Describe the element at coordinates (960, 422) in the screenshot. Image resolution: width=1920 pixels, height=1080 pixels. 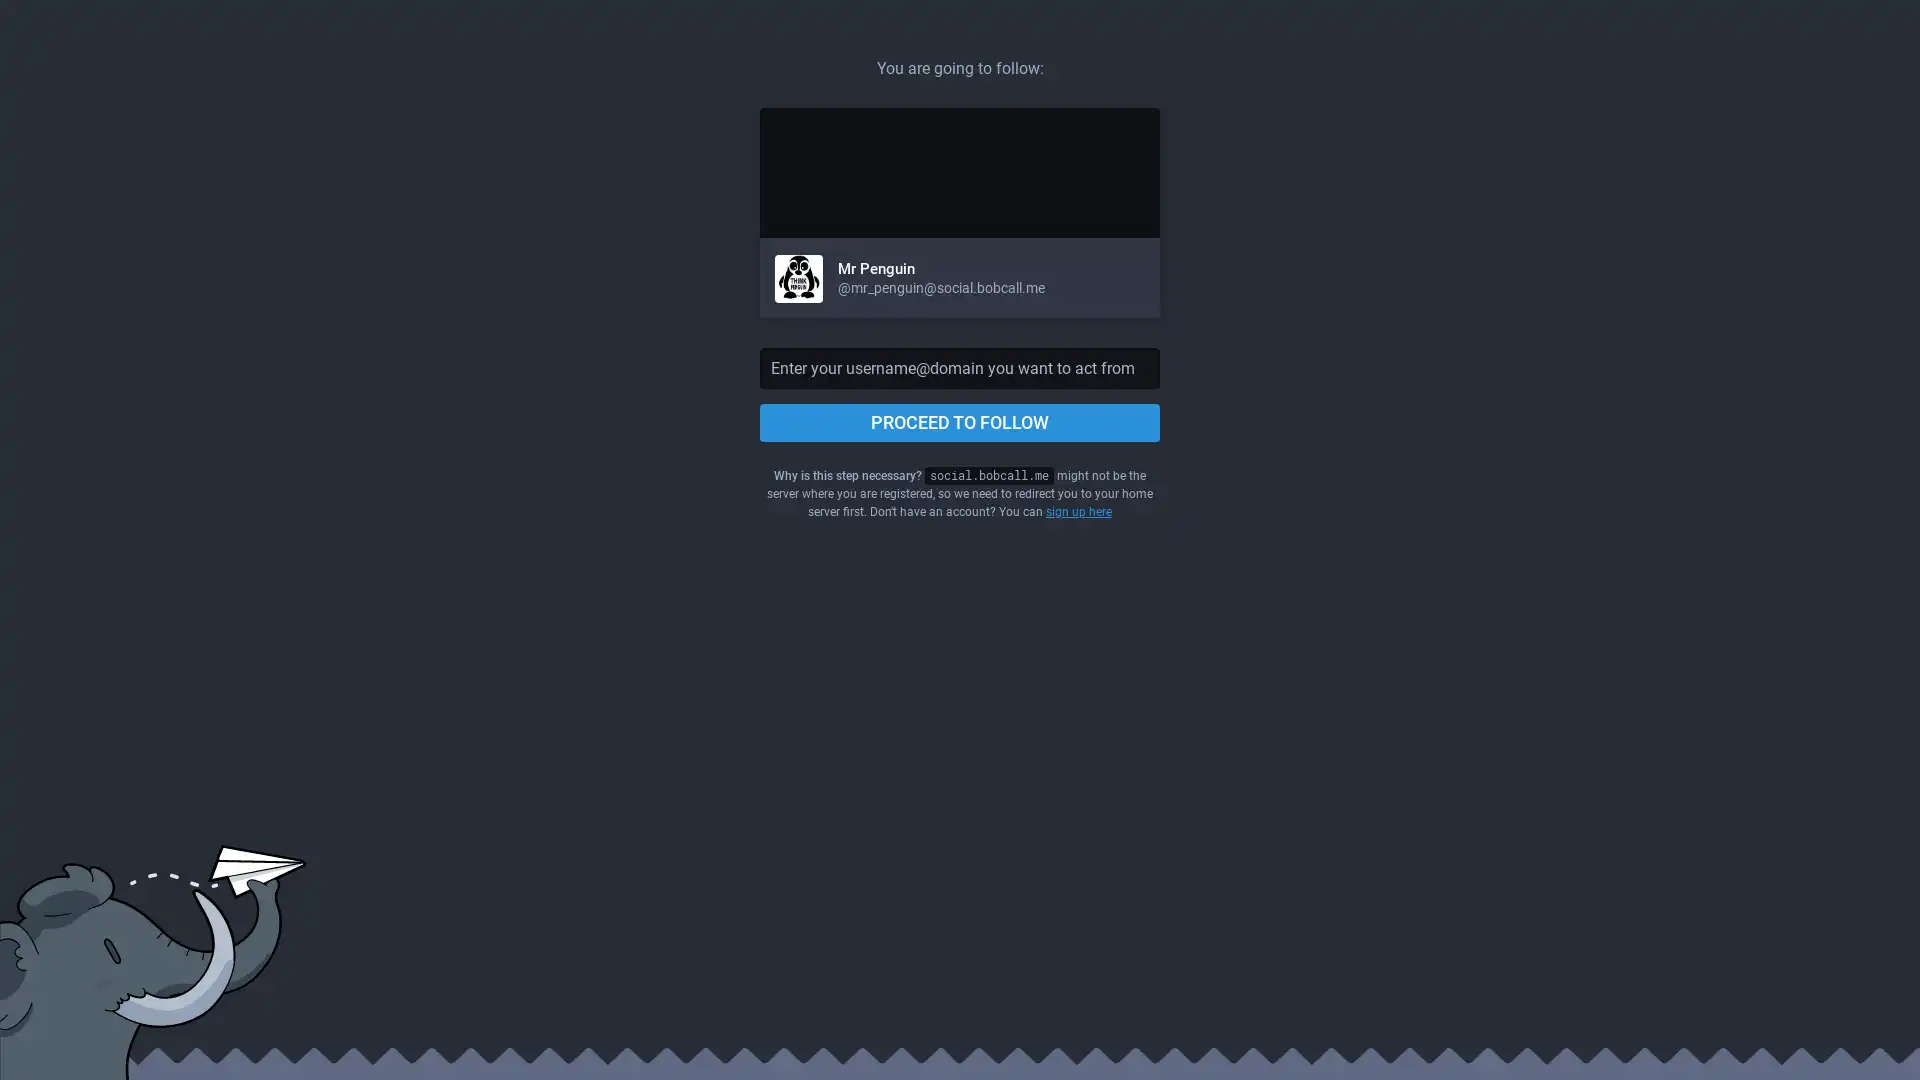
I see `PROCEED TO FOLLOW` at that location.